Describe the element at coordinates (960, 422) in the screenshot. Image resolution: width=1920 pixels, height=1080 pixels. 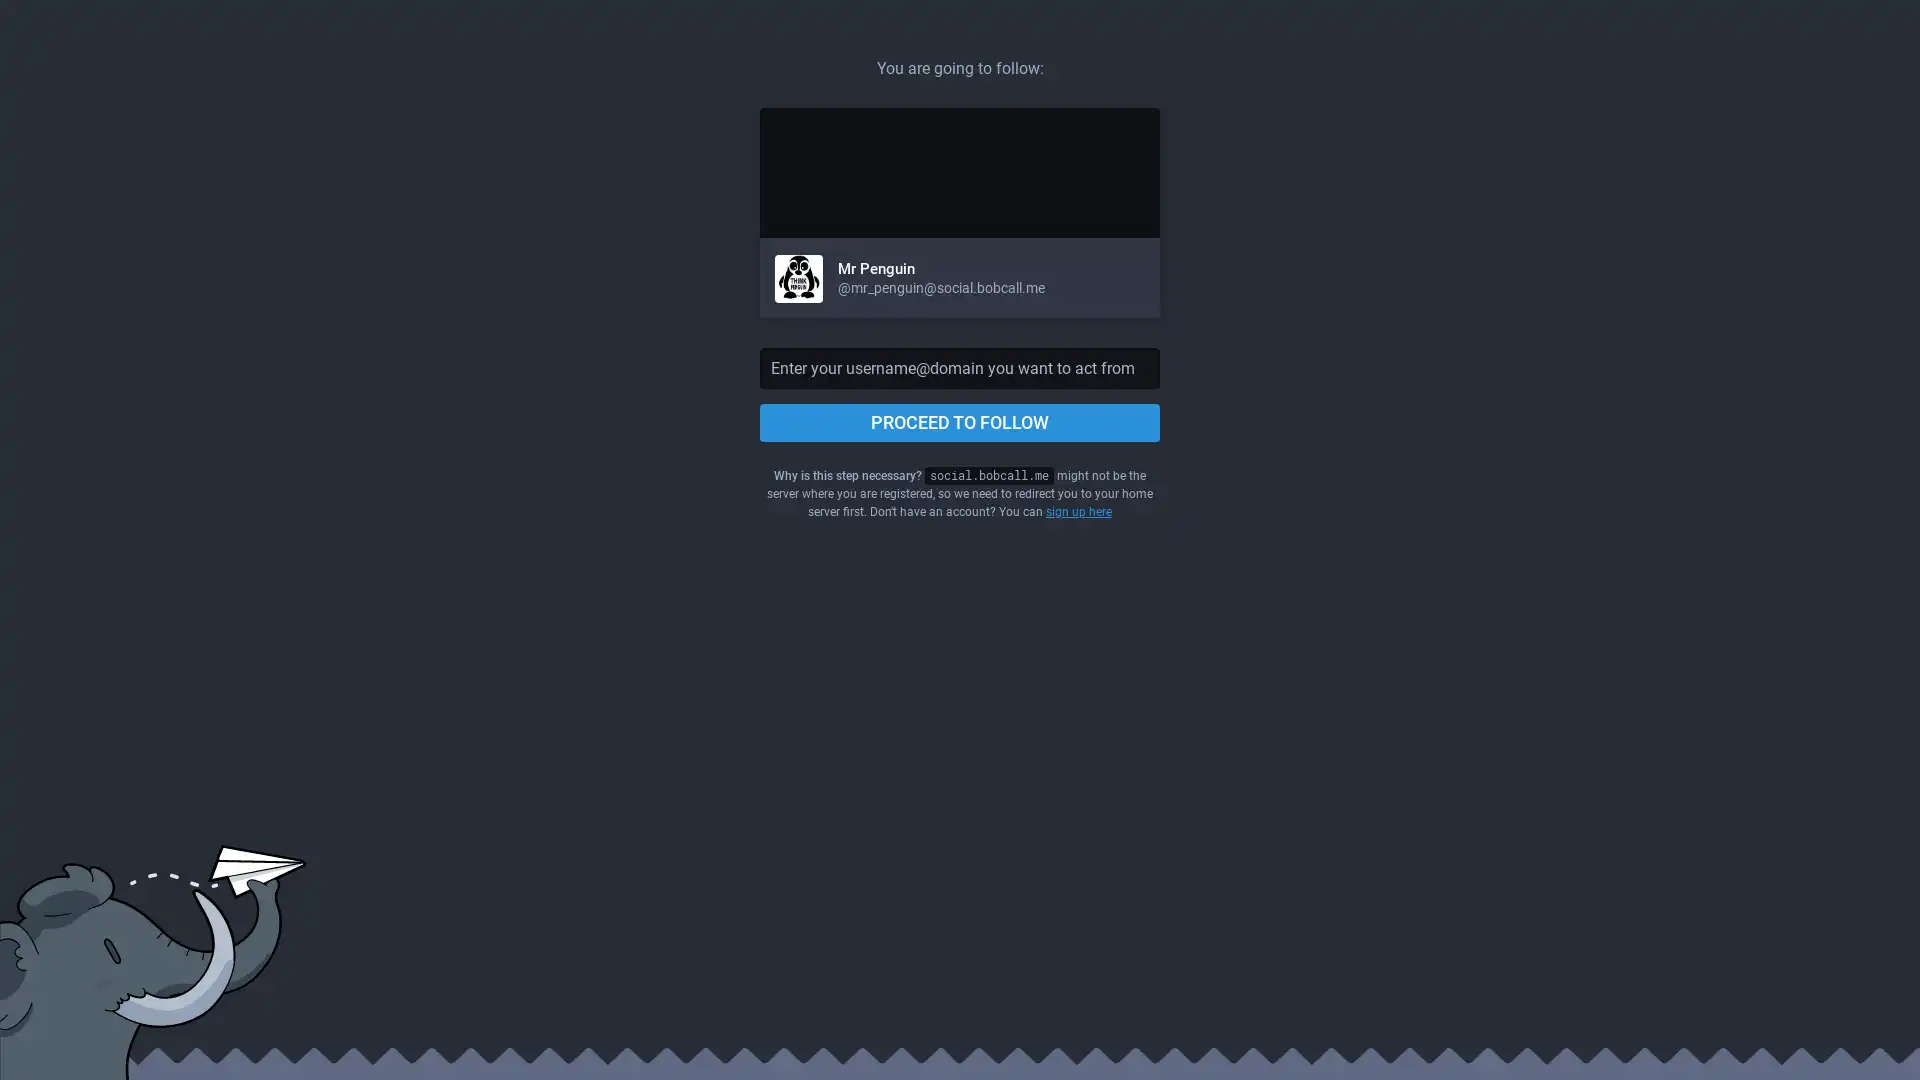
I see `PROCEED TO FOLLOW` at that location.